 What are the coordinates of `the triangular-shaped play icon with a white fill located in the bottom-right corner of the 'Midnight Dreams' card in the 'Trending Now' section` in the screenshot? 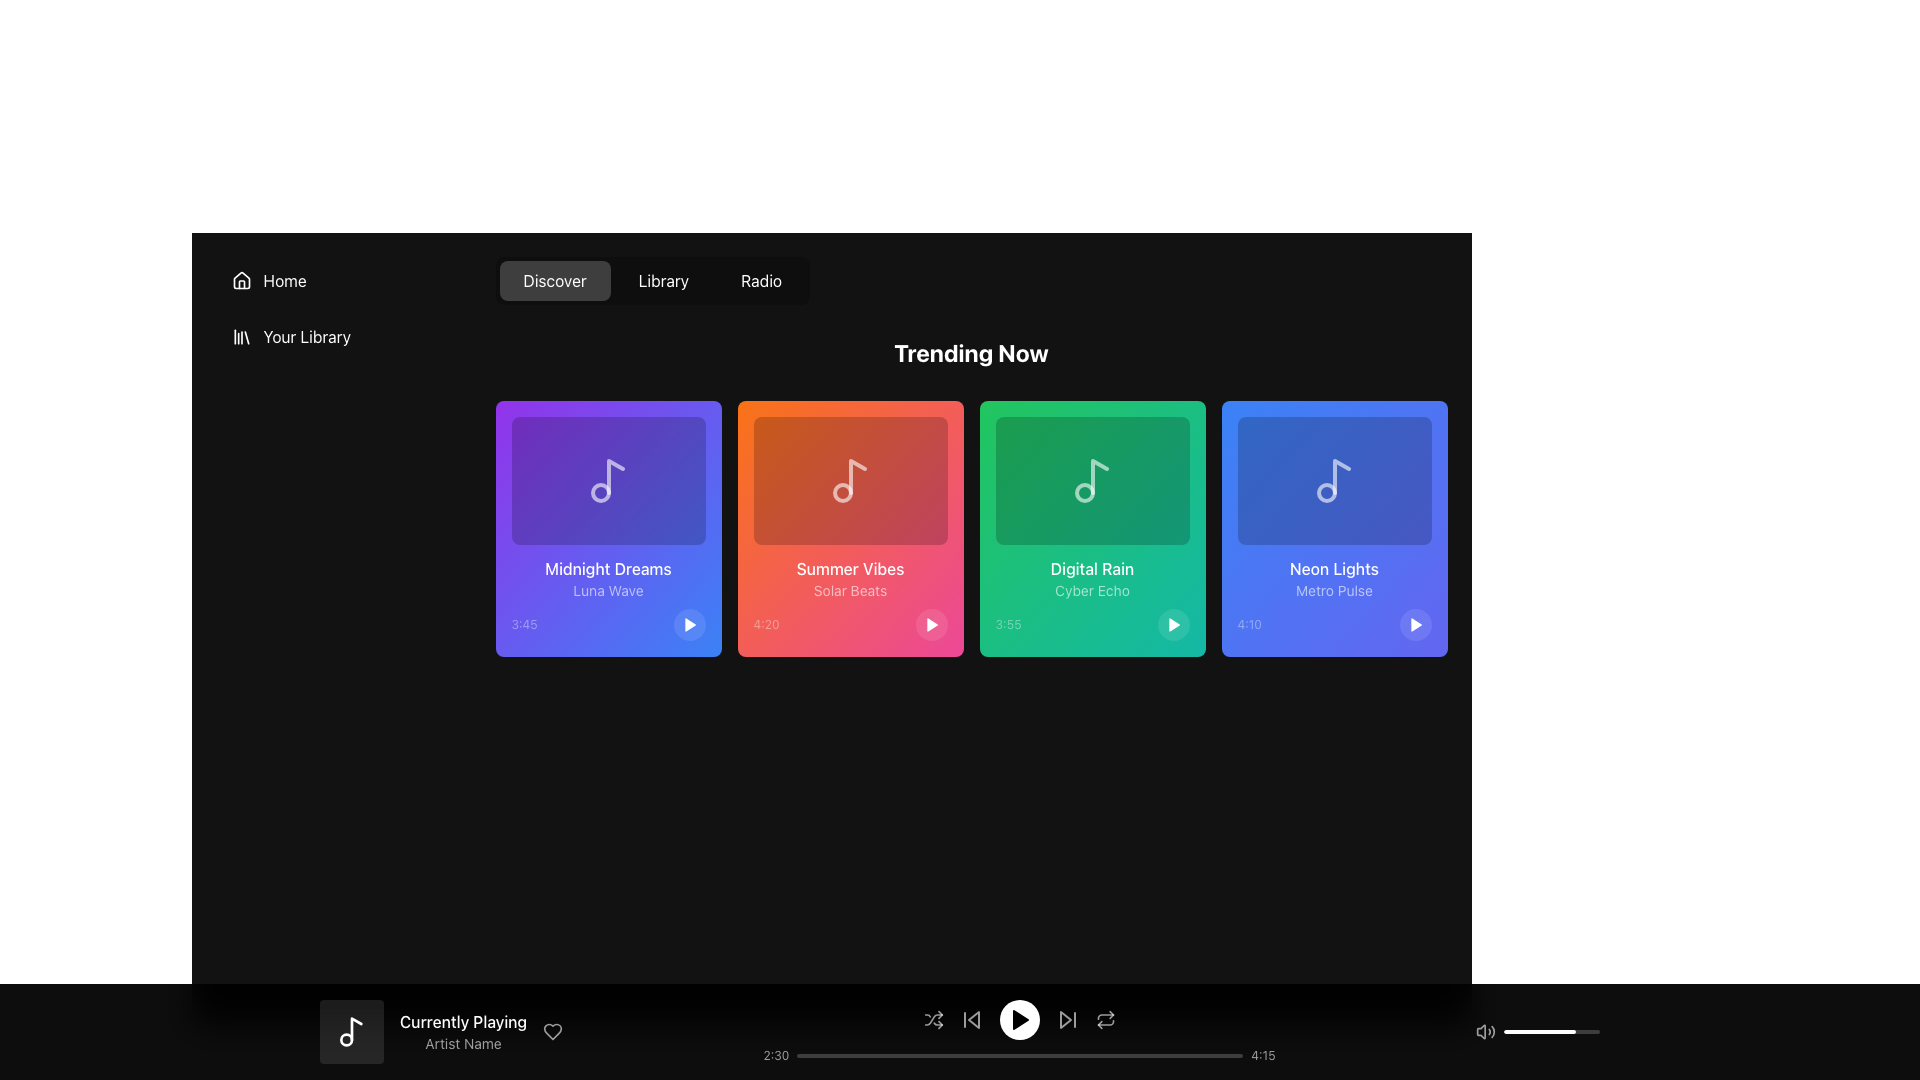 It's located at (689, 623).